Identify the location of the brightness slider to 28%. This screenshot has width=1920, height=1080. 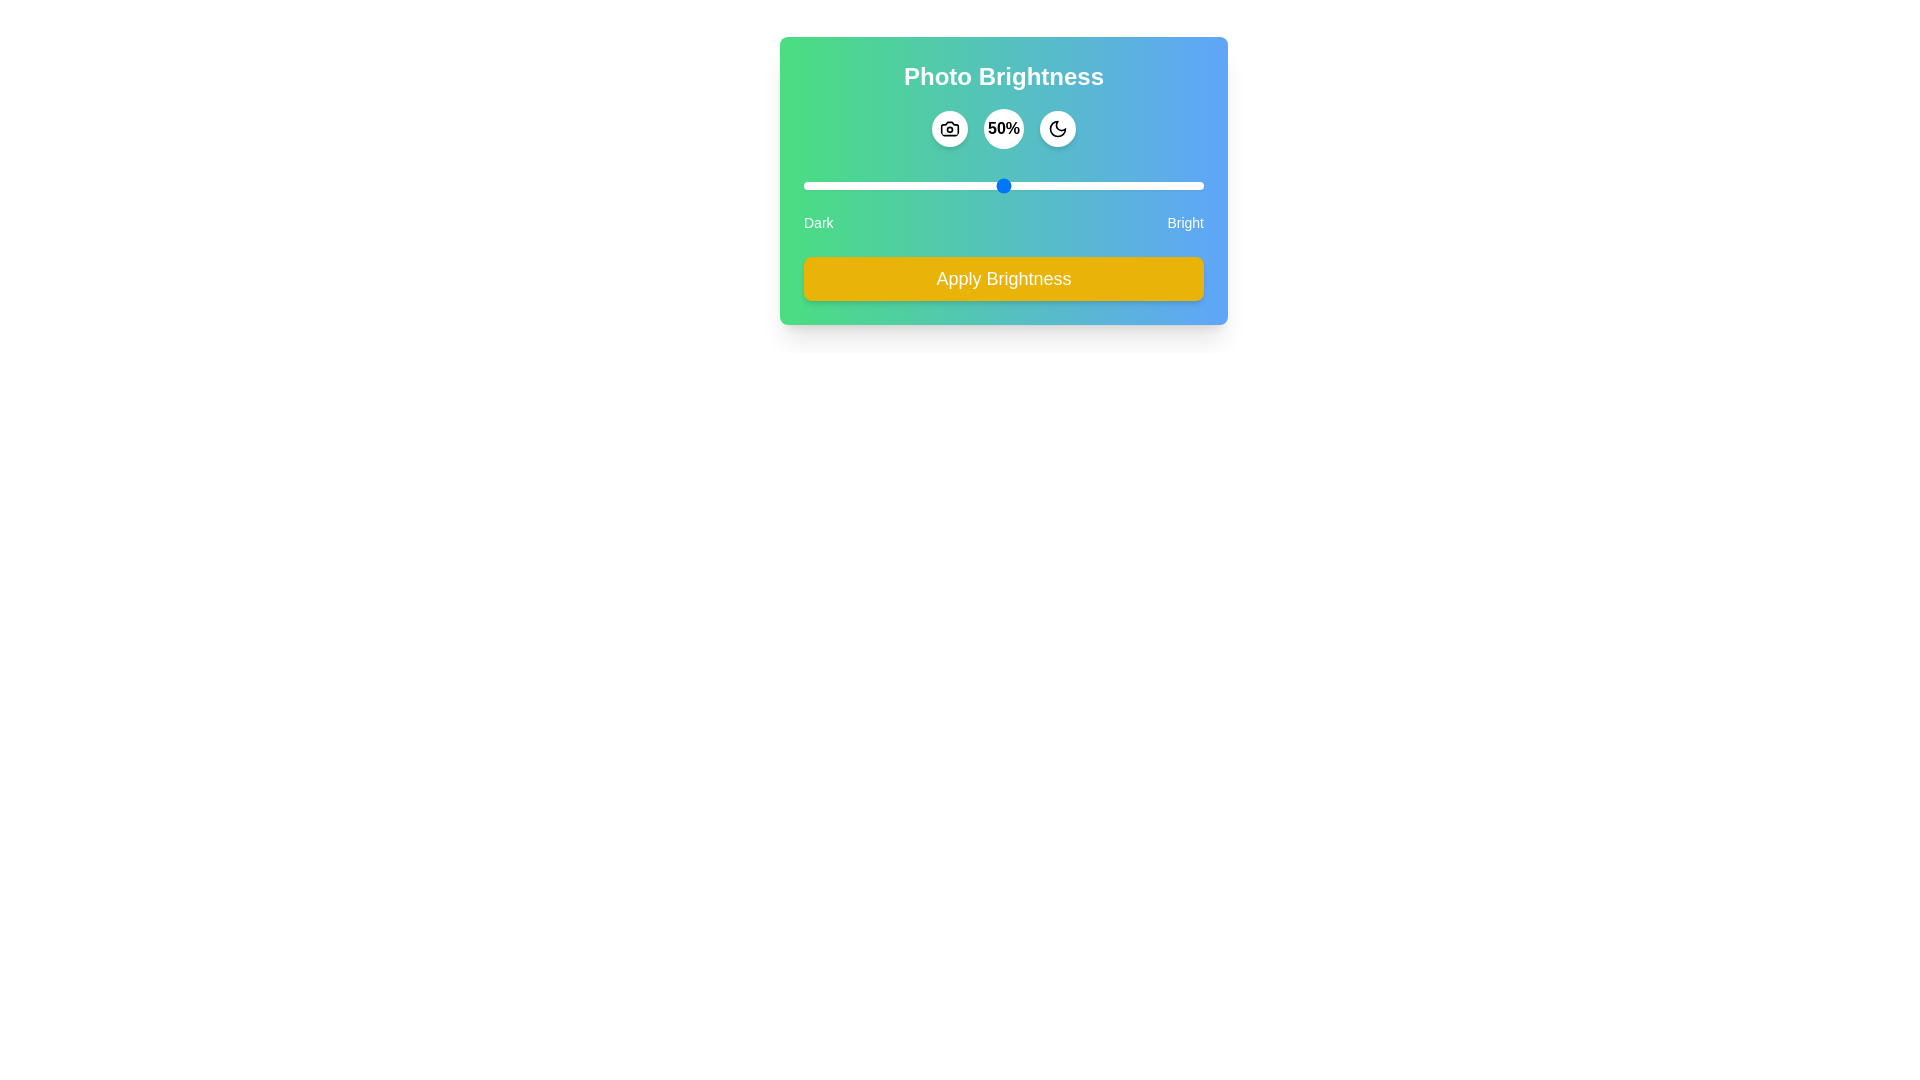
(915, 185).